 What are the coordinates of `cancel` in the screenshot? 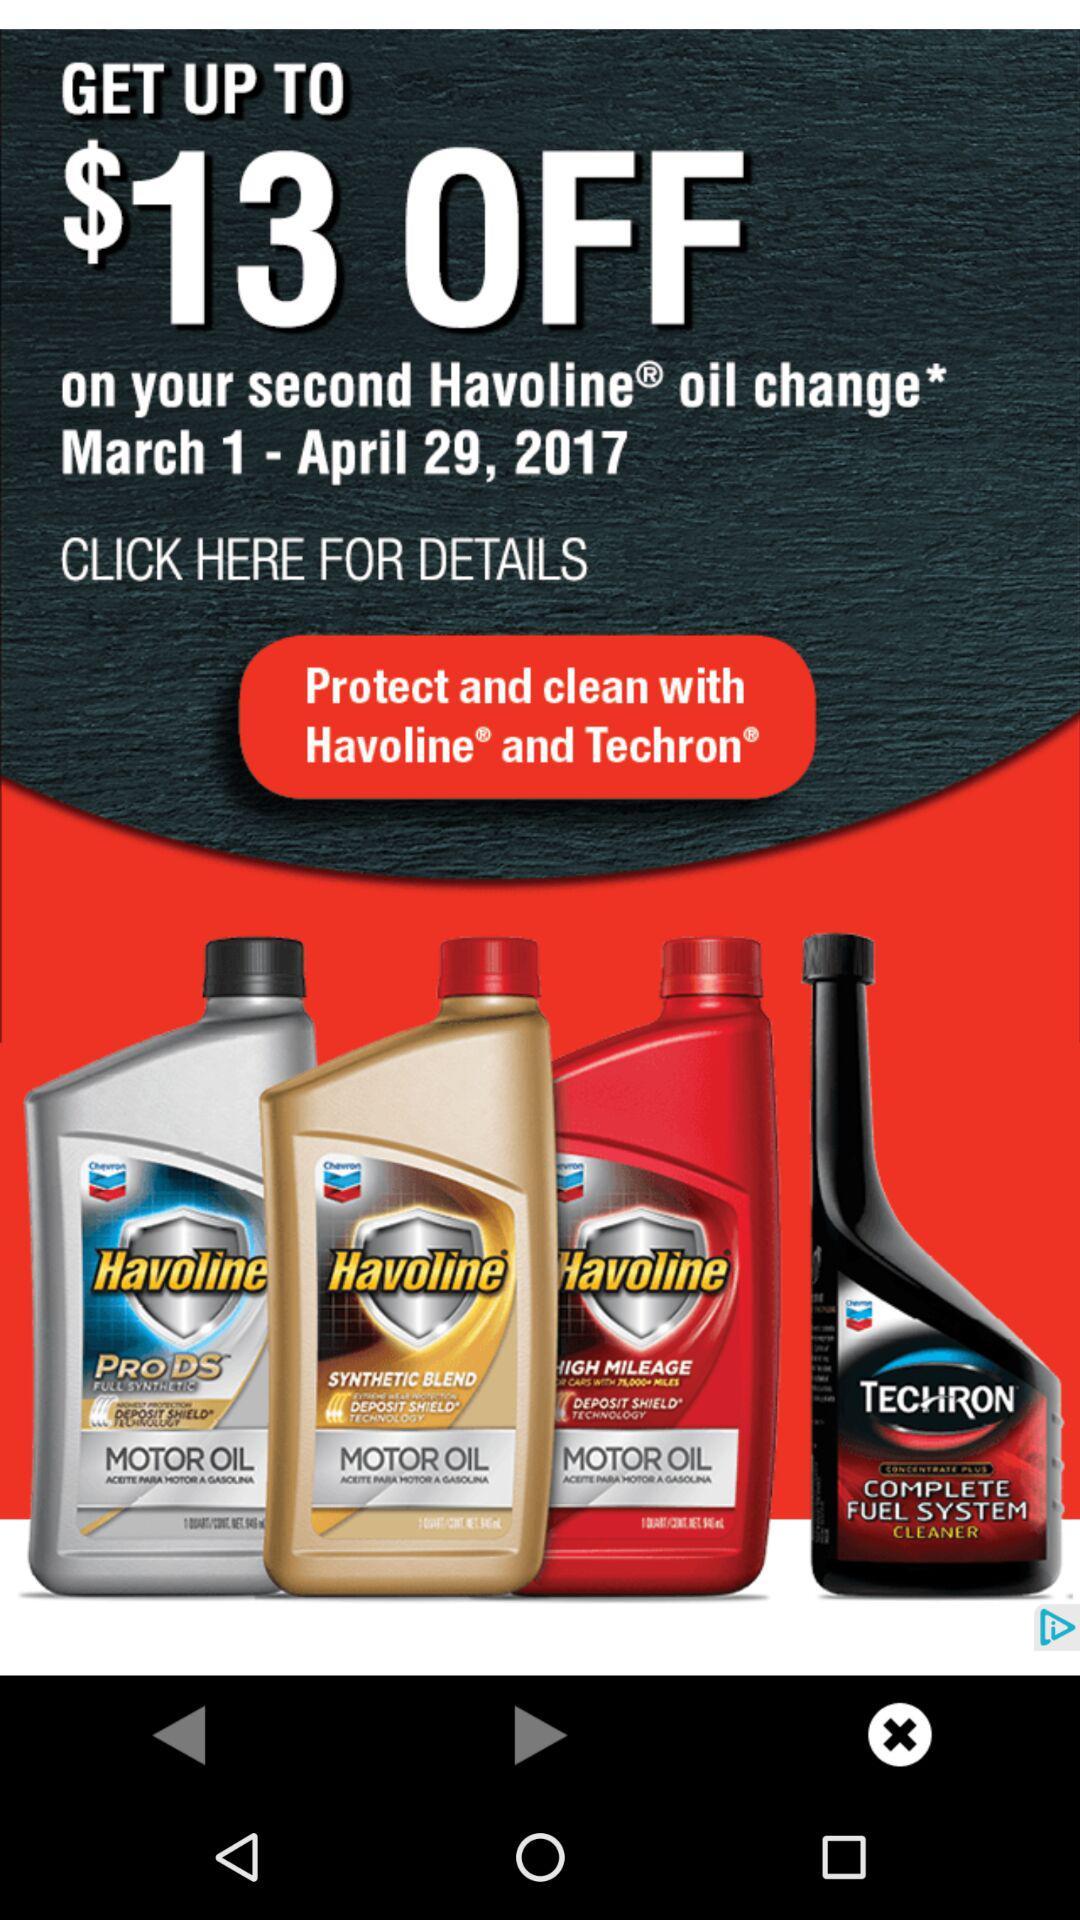 It's located at (898, 1733).